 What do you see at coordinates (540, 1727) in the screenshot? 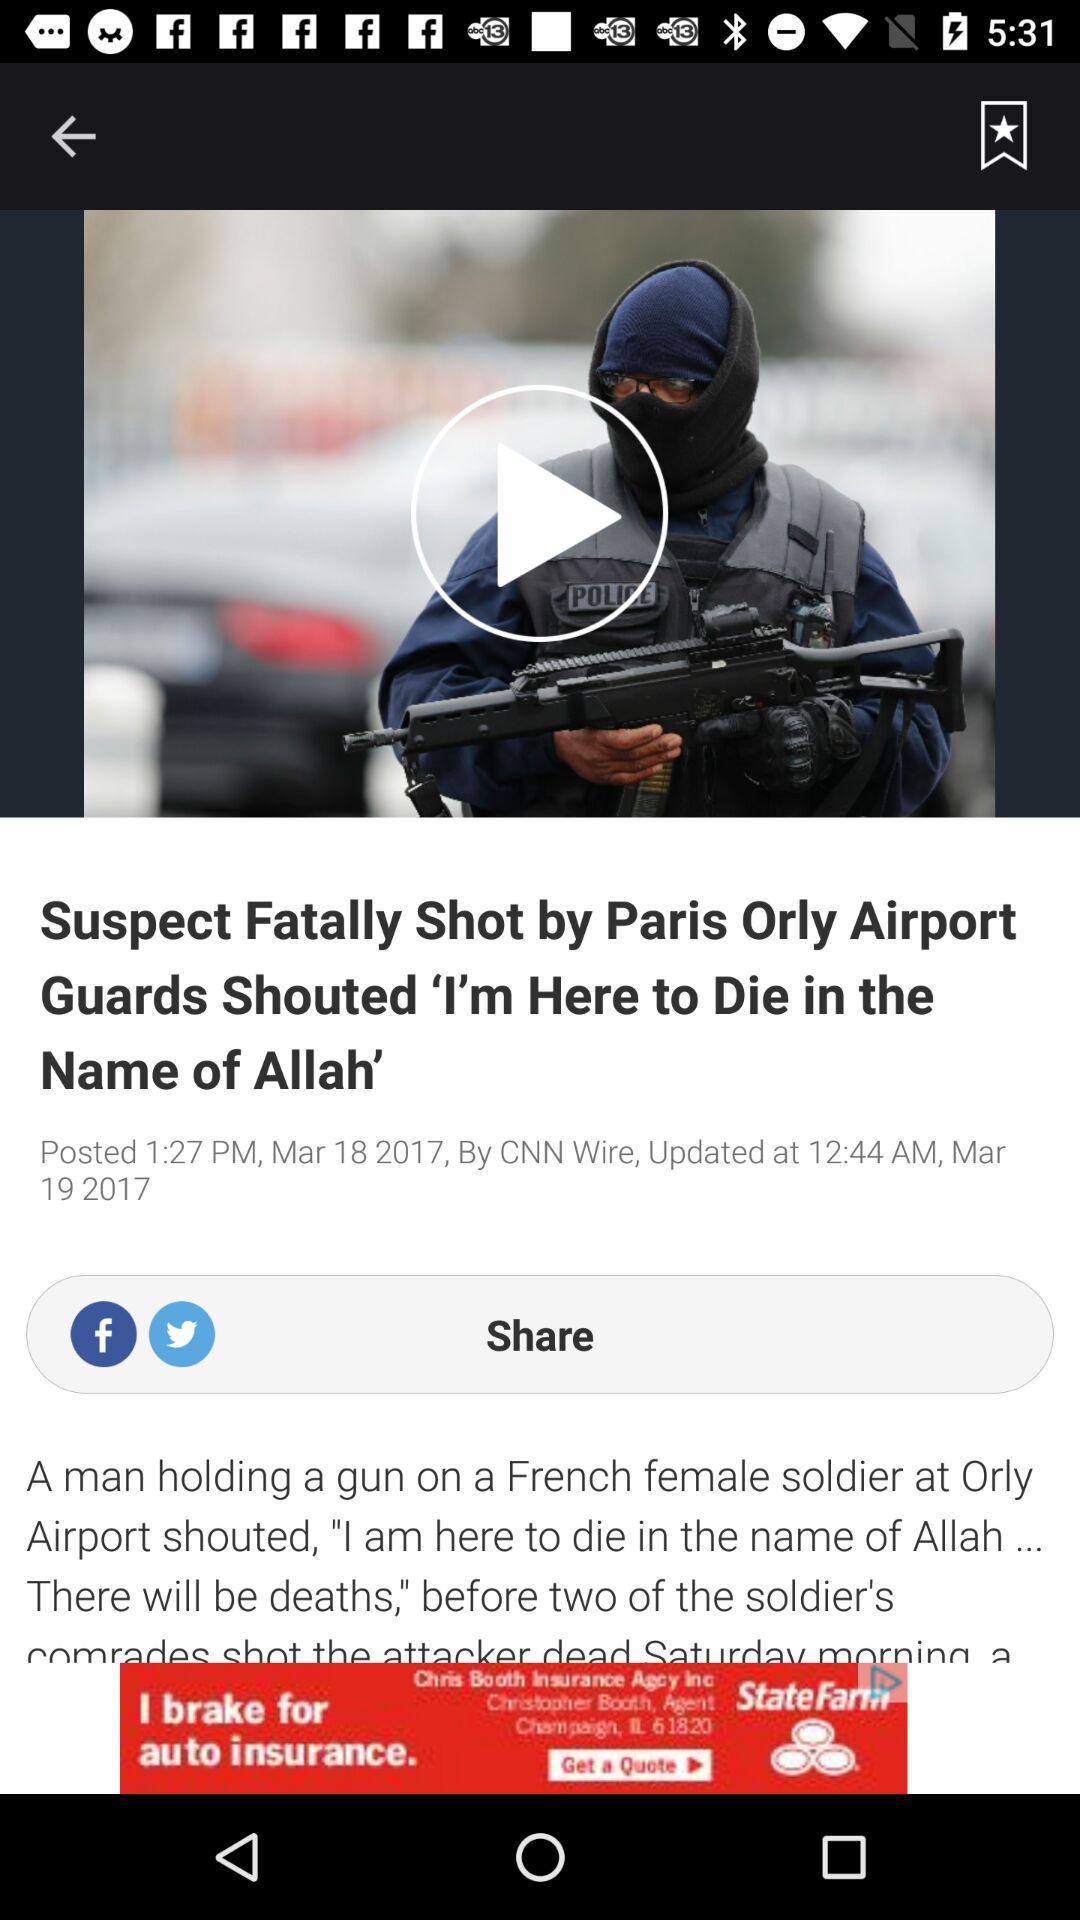
I see `the advertisement` at bounding box center [540, 1727].